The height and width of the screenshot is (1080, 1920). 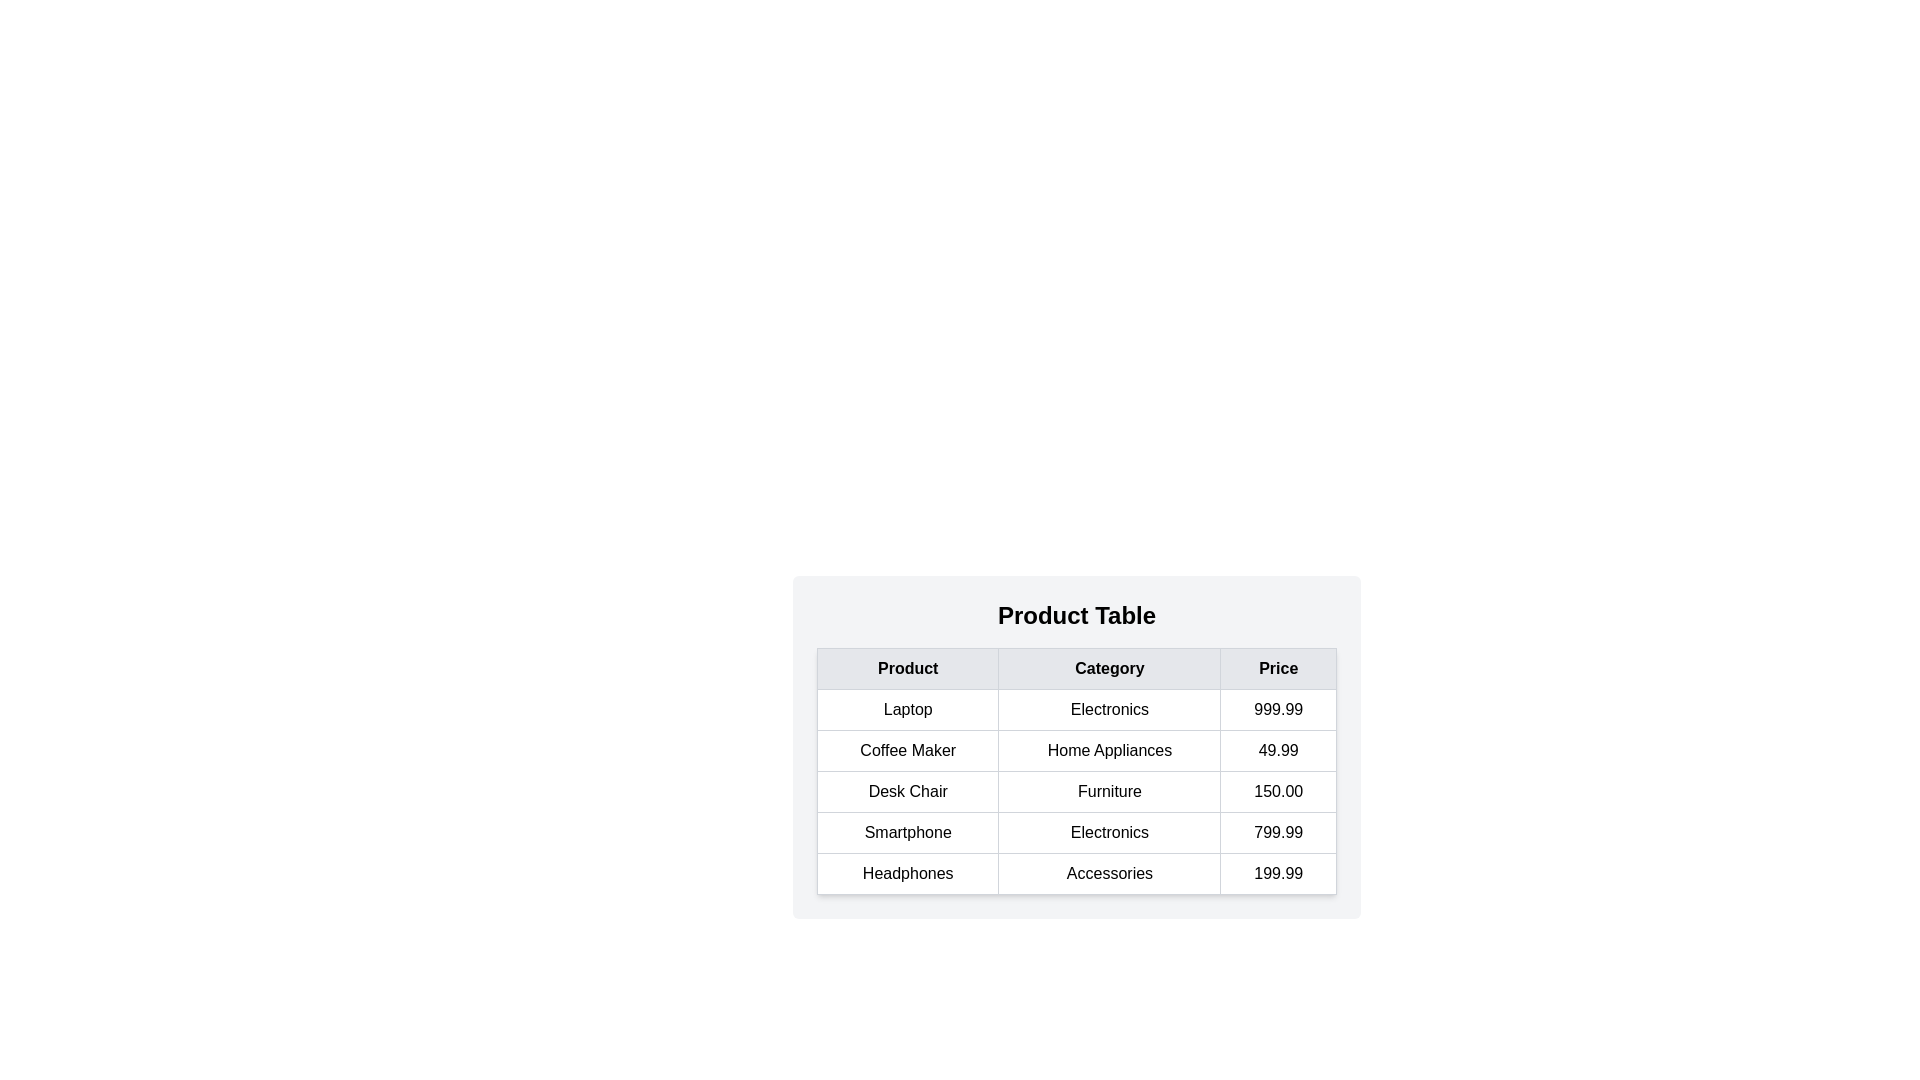 What do you see at coordinates (1277, 873) in the screenshot?
I see `the static text element displaying the price '199.99' in the 'Price' column for the 'Headphones' row` at bounding box center [1277, 873].